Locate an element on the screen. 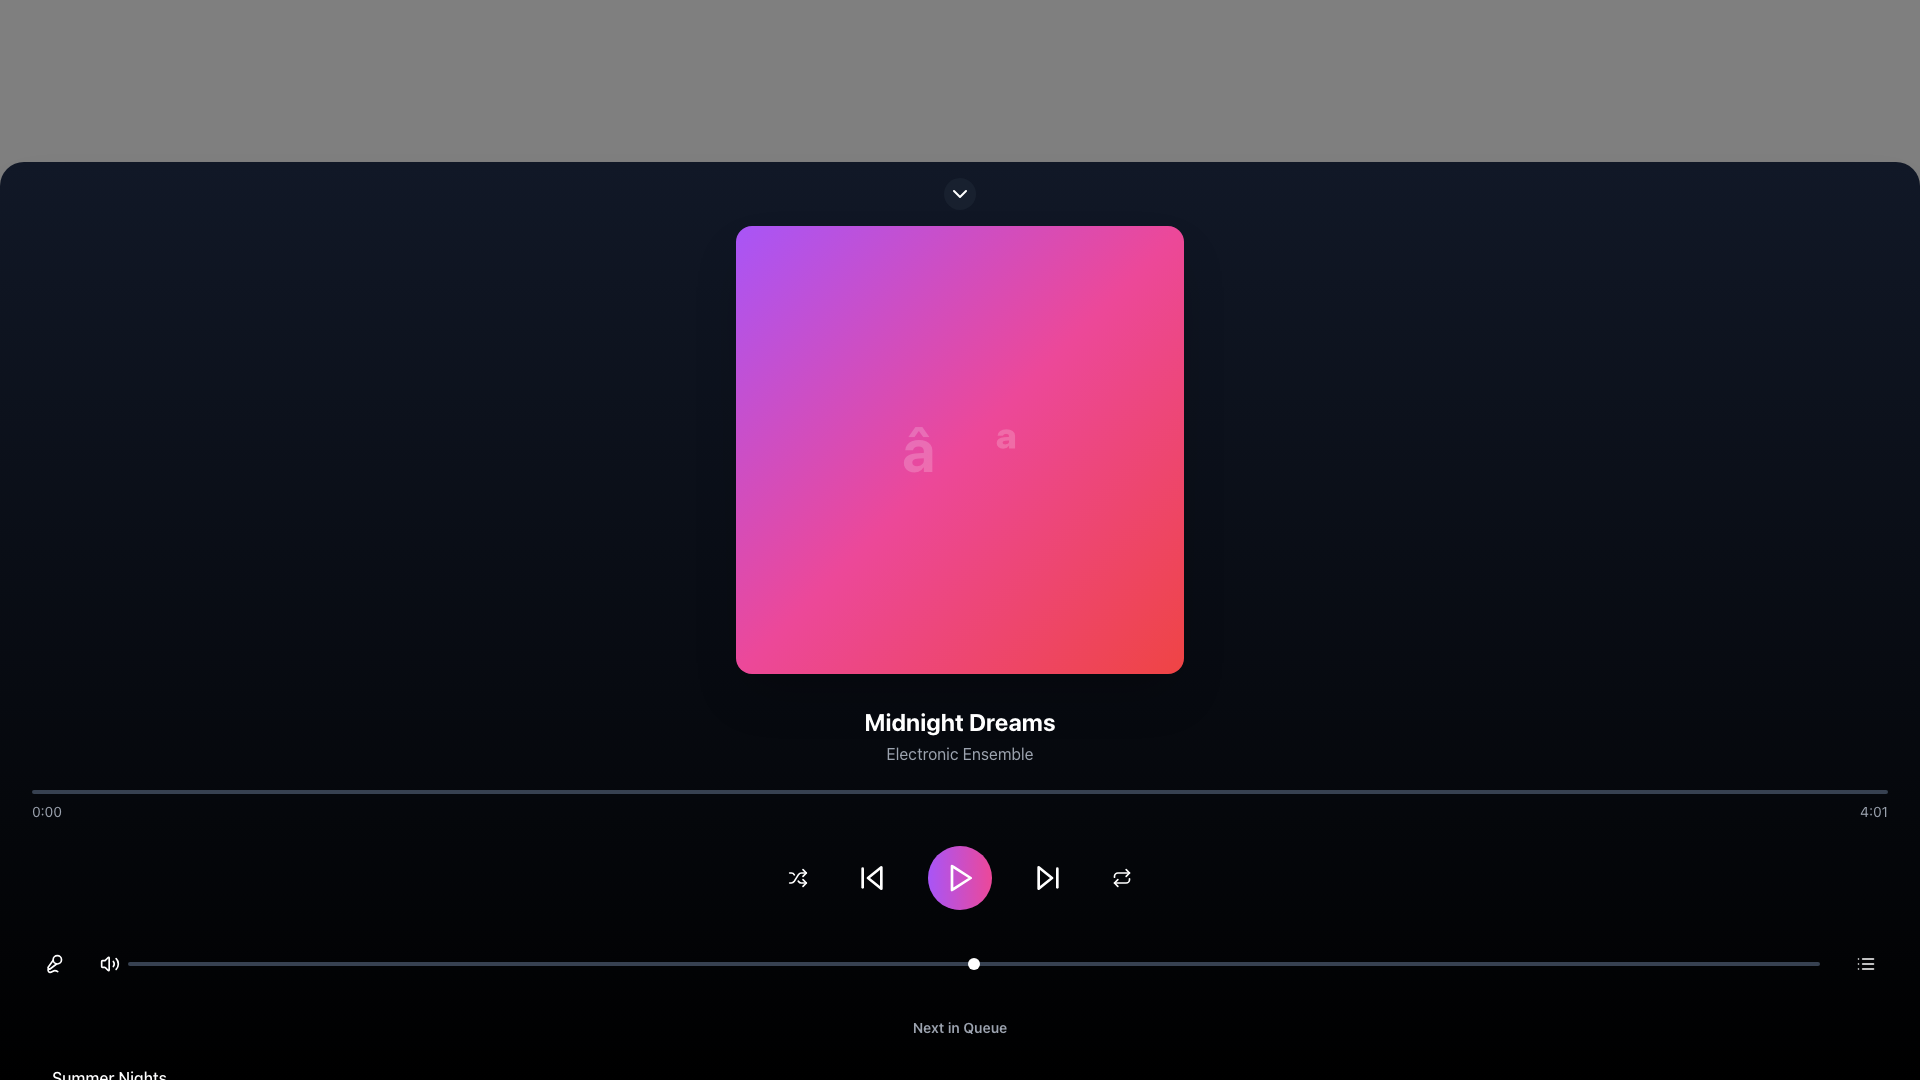 This screenshot has width=1920, height=1080. the slider value is located at coordinates (1226, 963).